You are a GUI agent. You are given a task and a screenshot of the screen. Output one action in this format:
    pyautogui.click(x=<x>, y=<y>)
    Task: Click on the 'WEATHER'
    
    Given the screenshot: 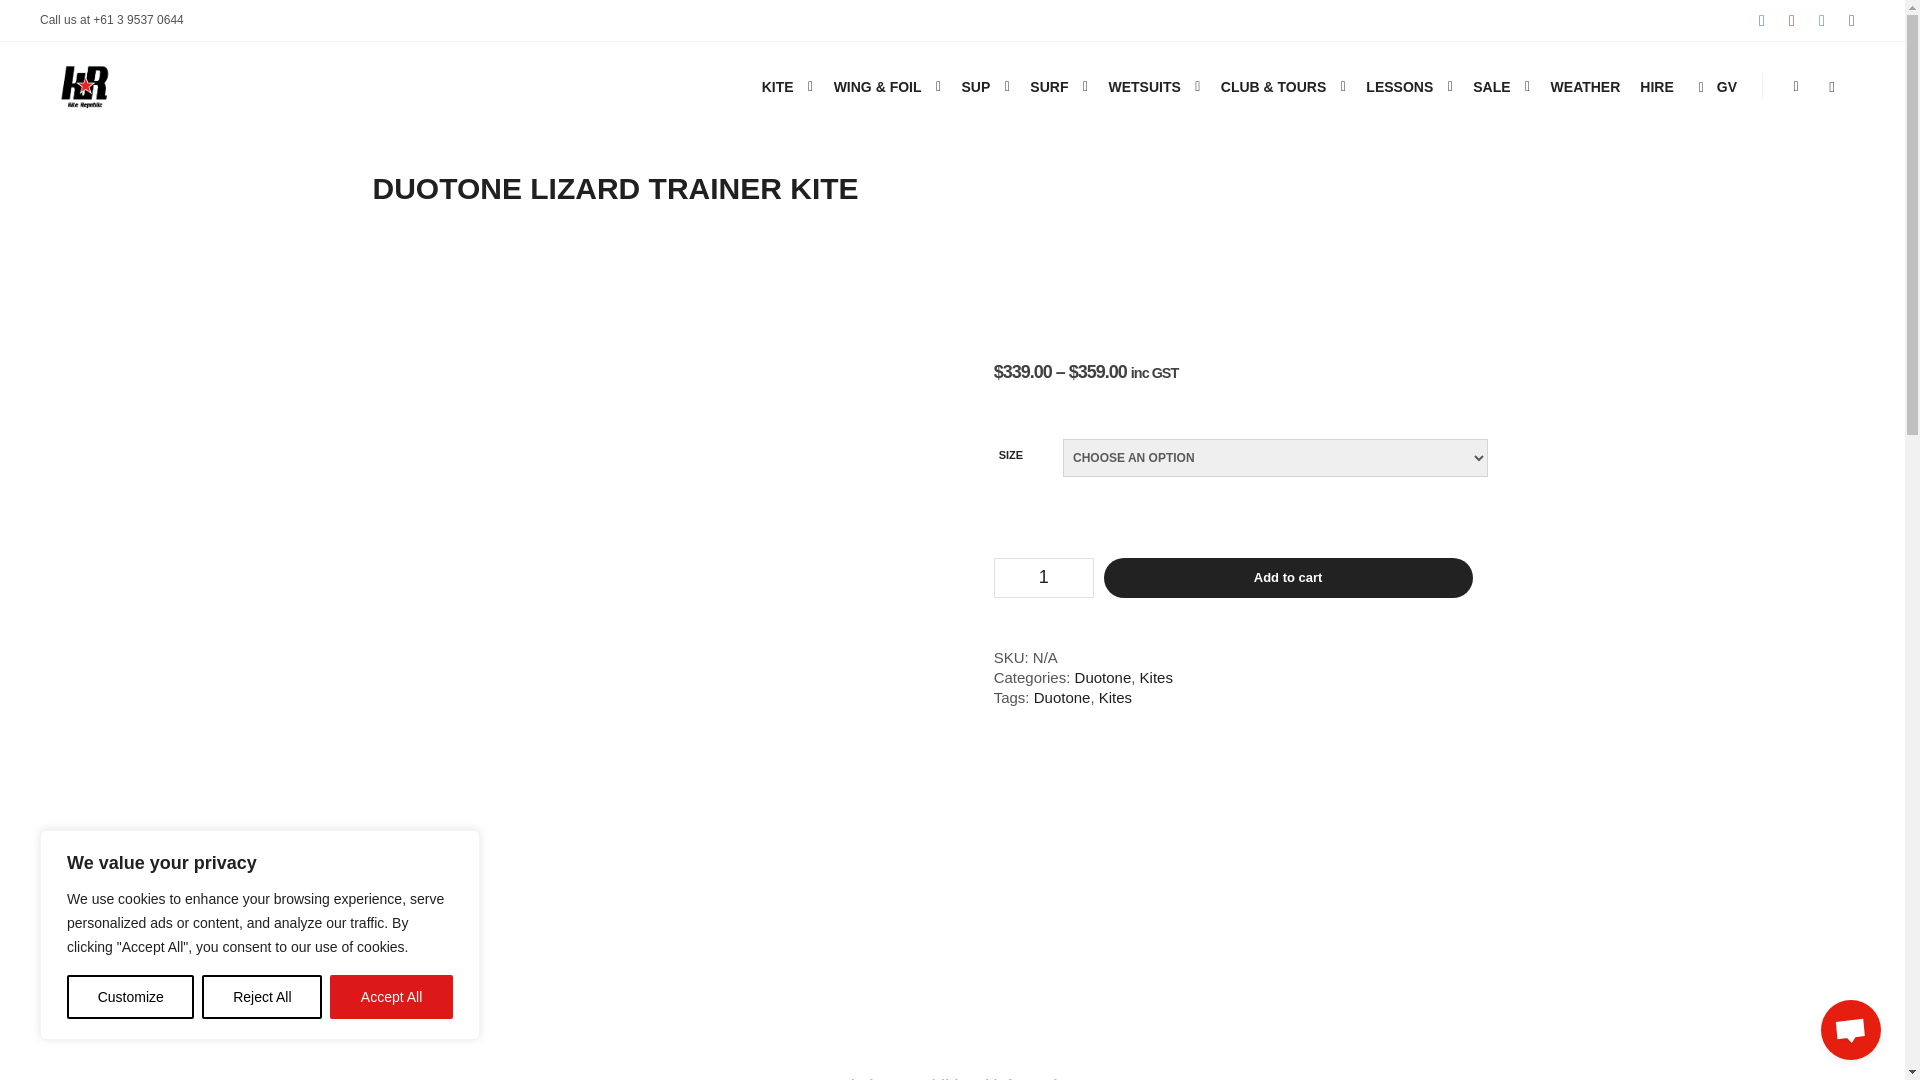 What is the action you would take?
    pyautogui.click(x=1584, y=86)
    